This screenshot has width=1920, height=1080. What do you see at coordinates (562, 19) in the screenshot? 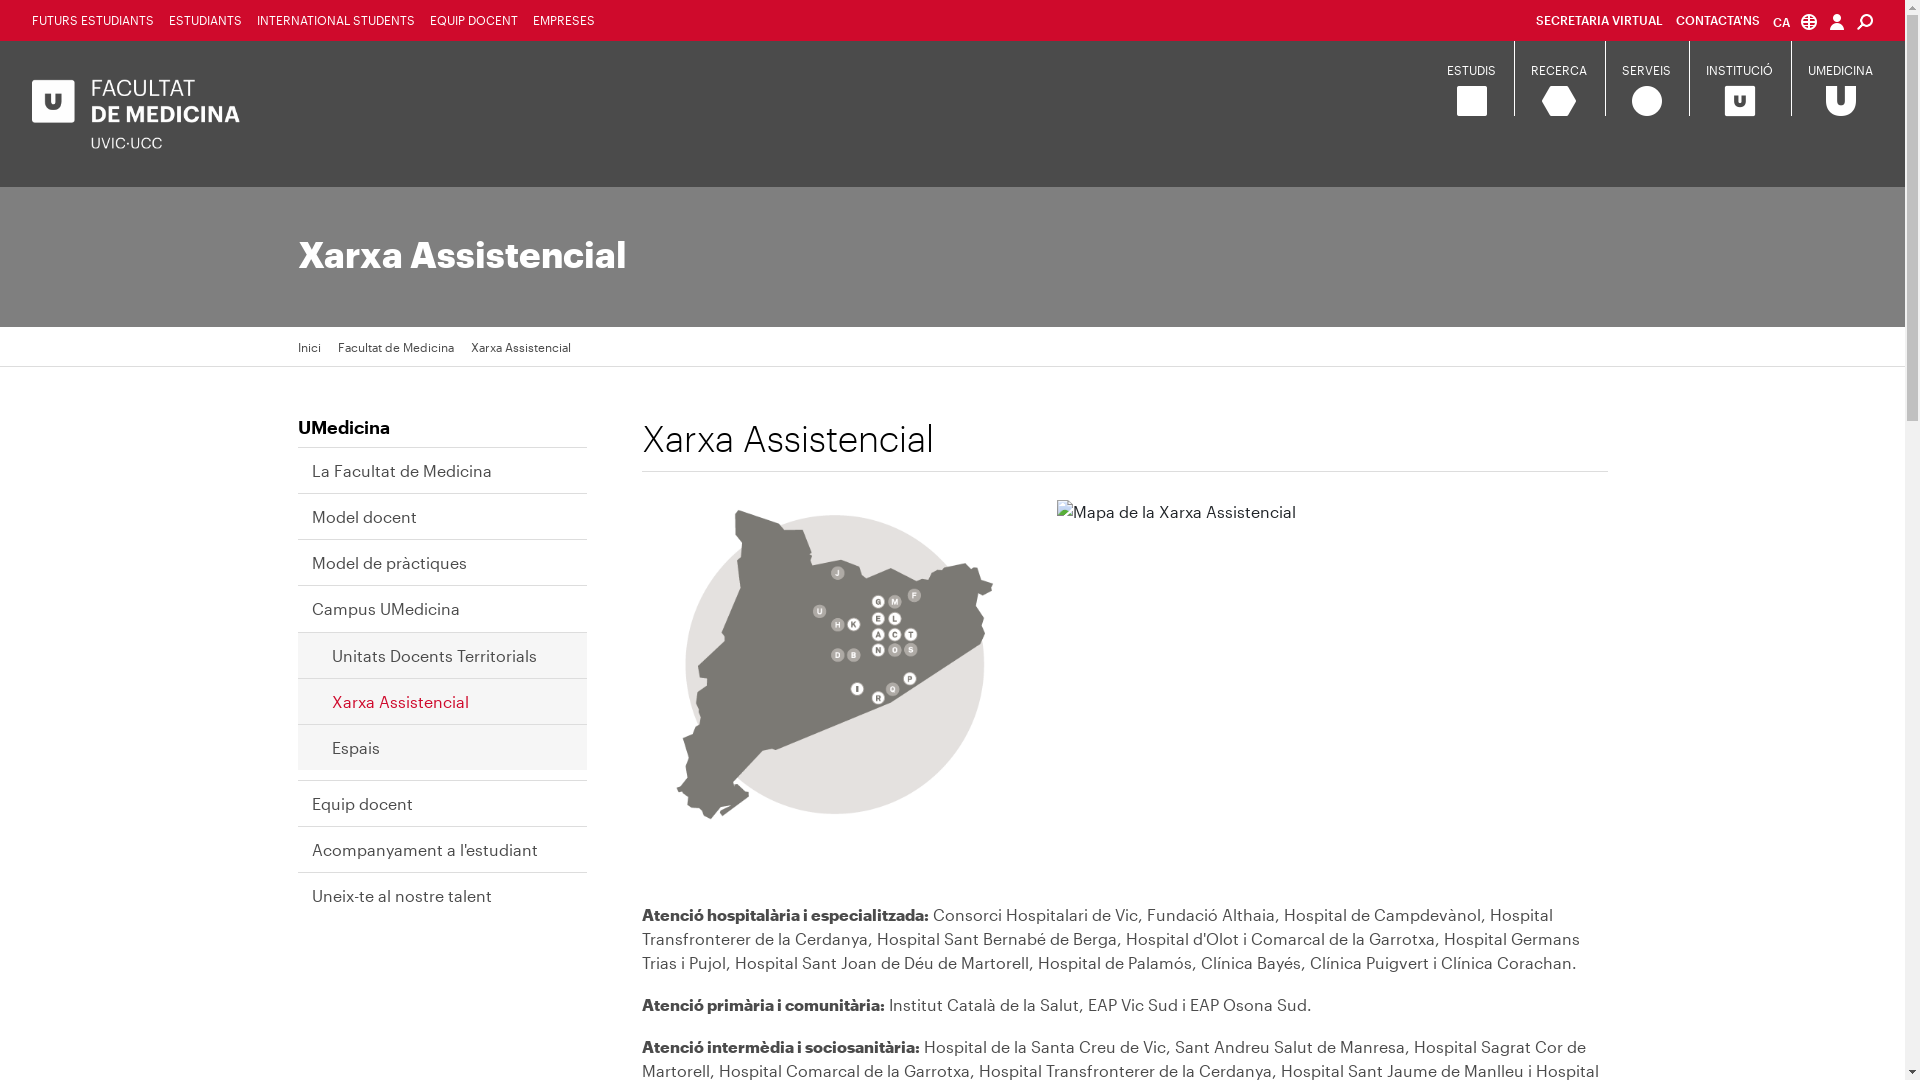
I see `'EMPRESES'` at bounding box center [562, 19].